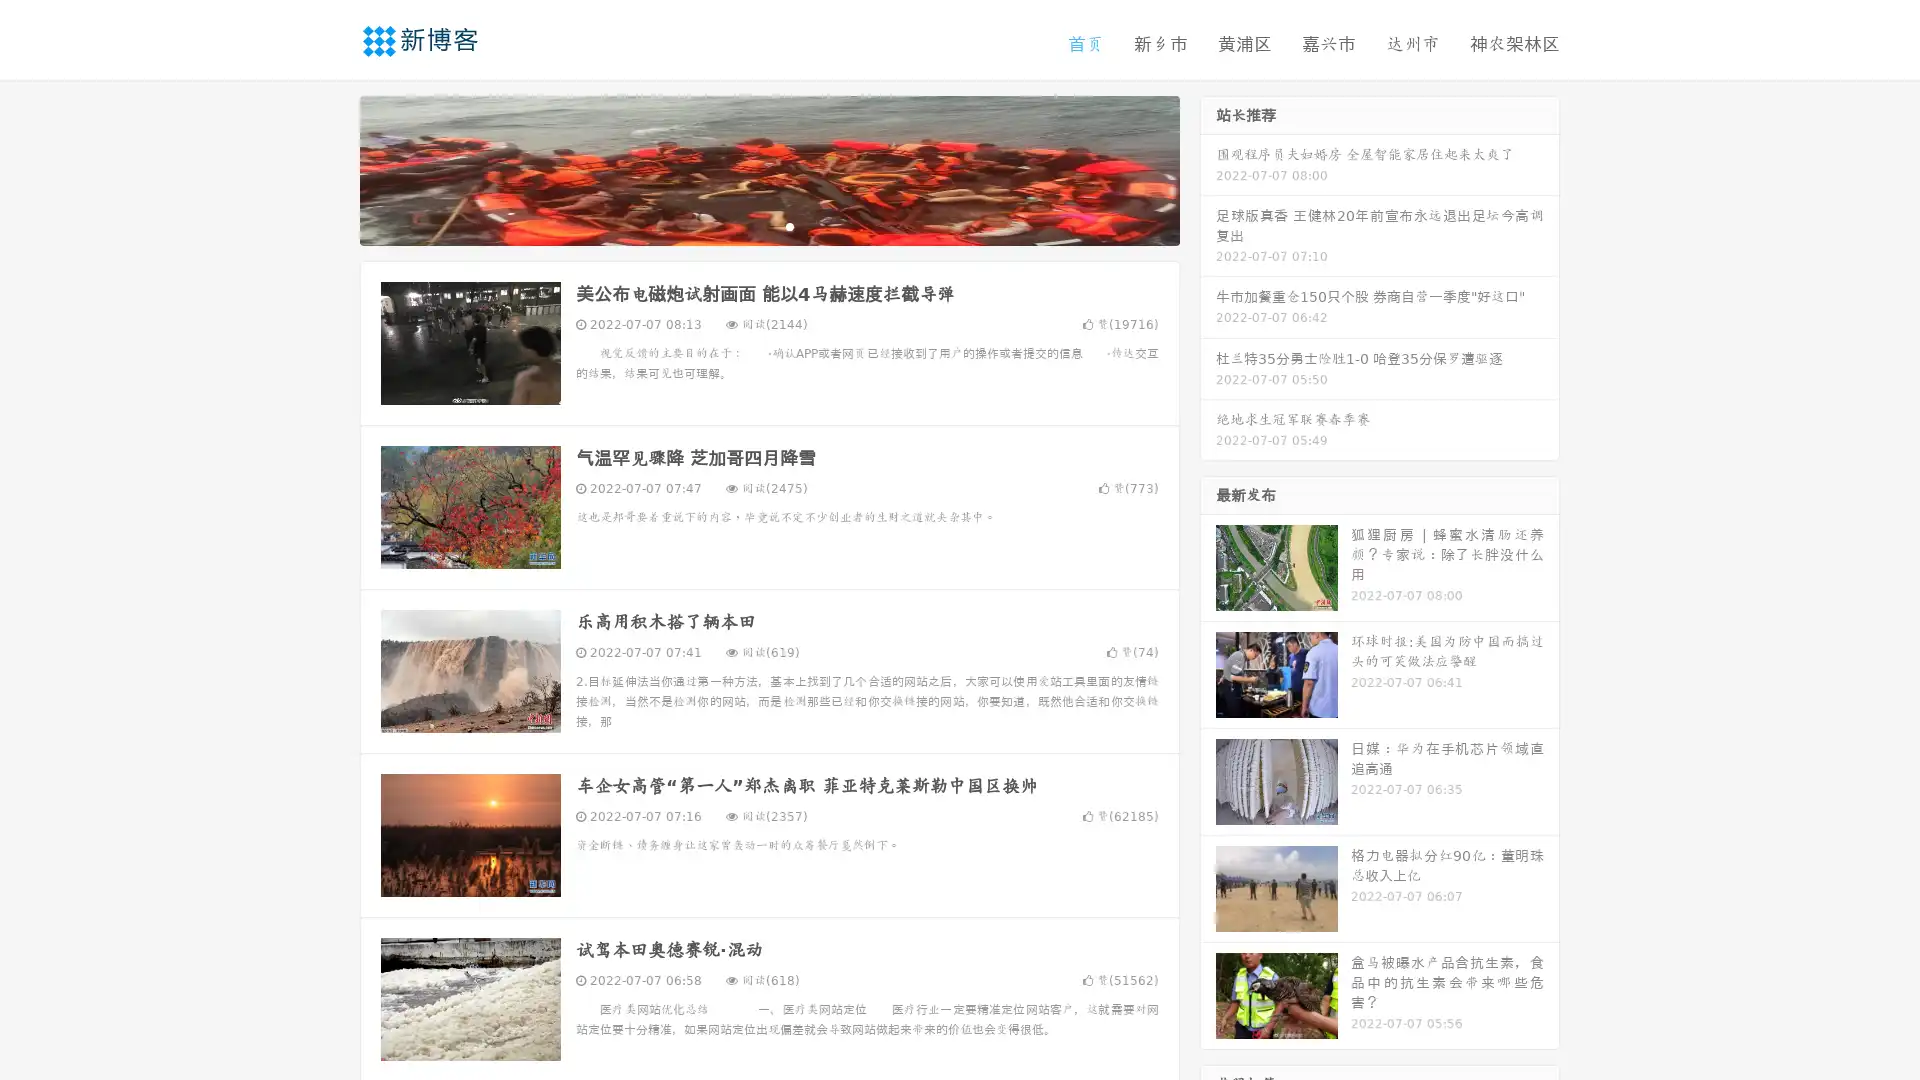  Describe the element at coordinates (789, 225) in the screenshot. I see `Go to slide 3` at that location.